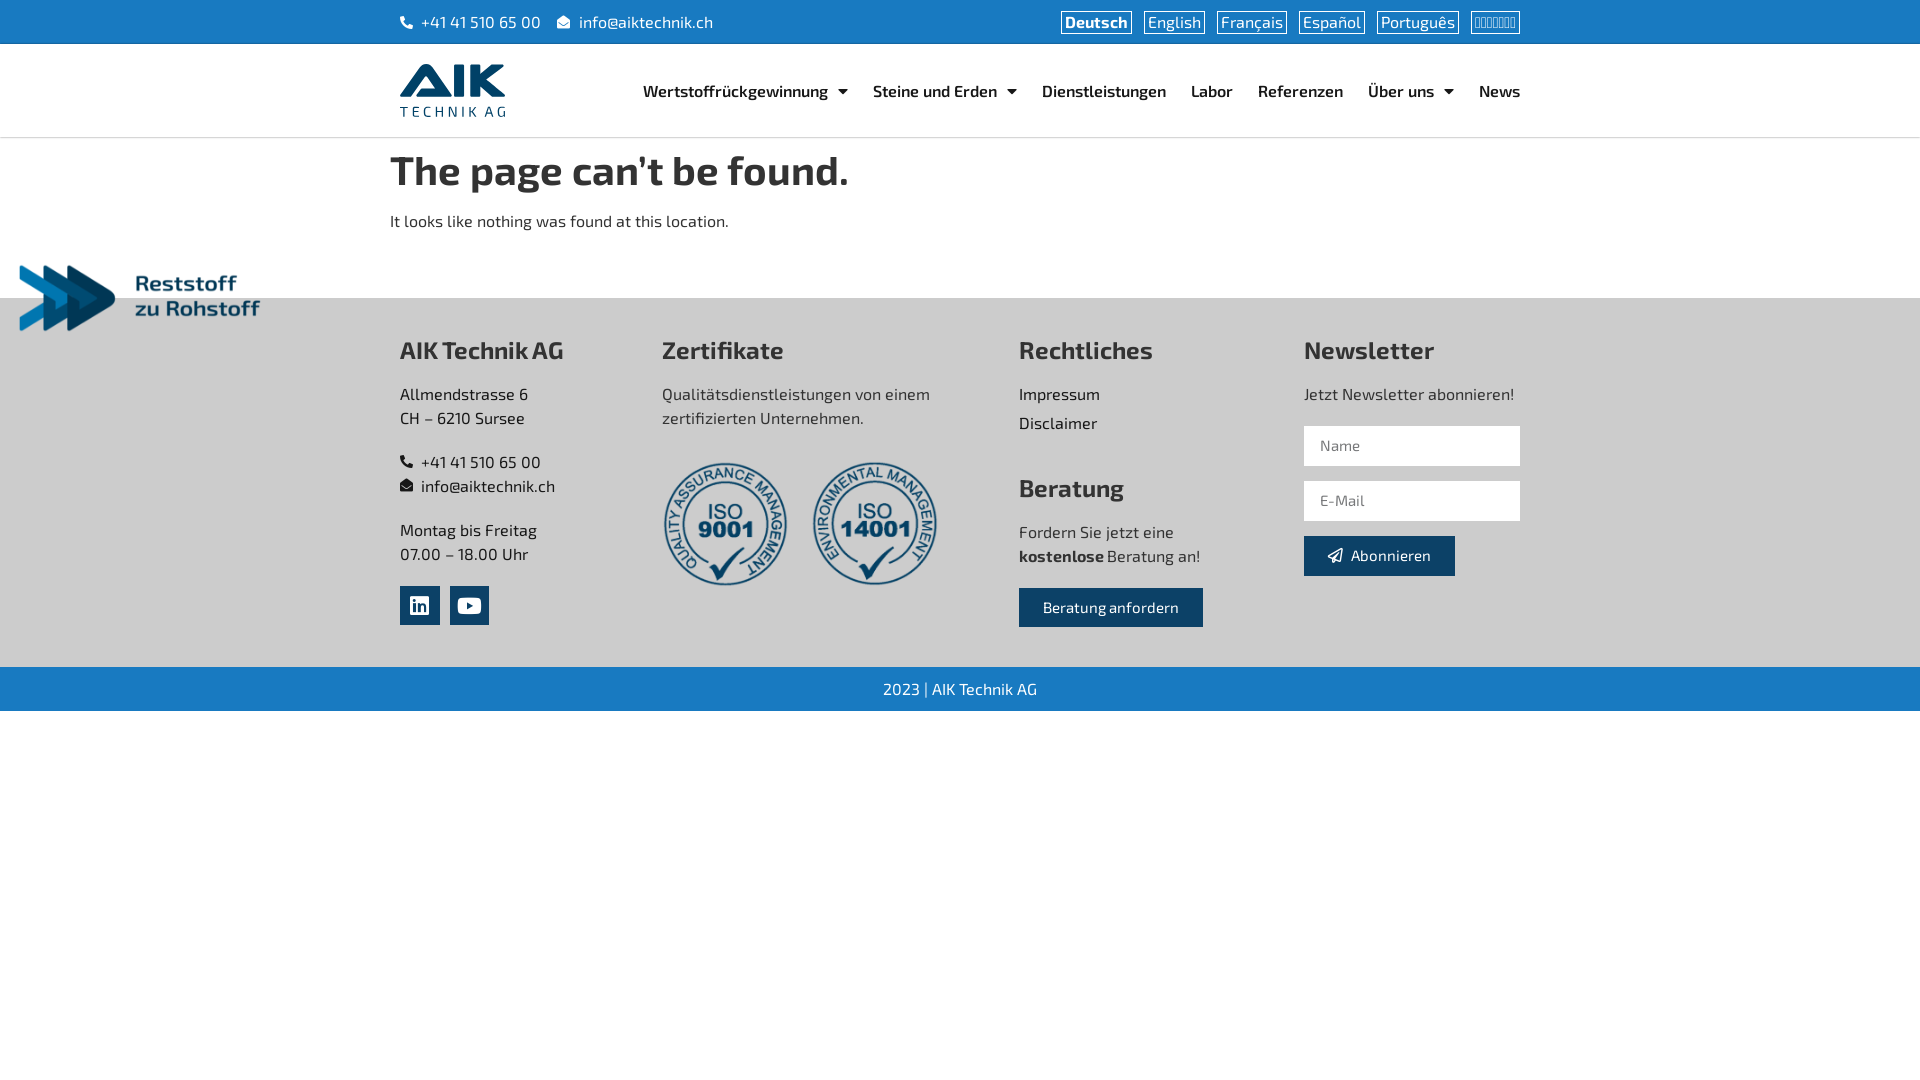  I want to click on 'Dienstleistungen', so click(1103, 91).